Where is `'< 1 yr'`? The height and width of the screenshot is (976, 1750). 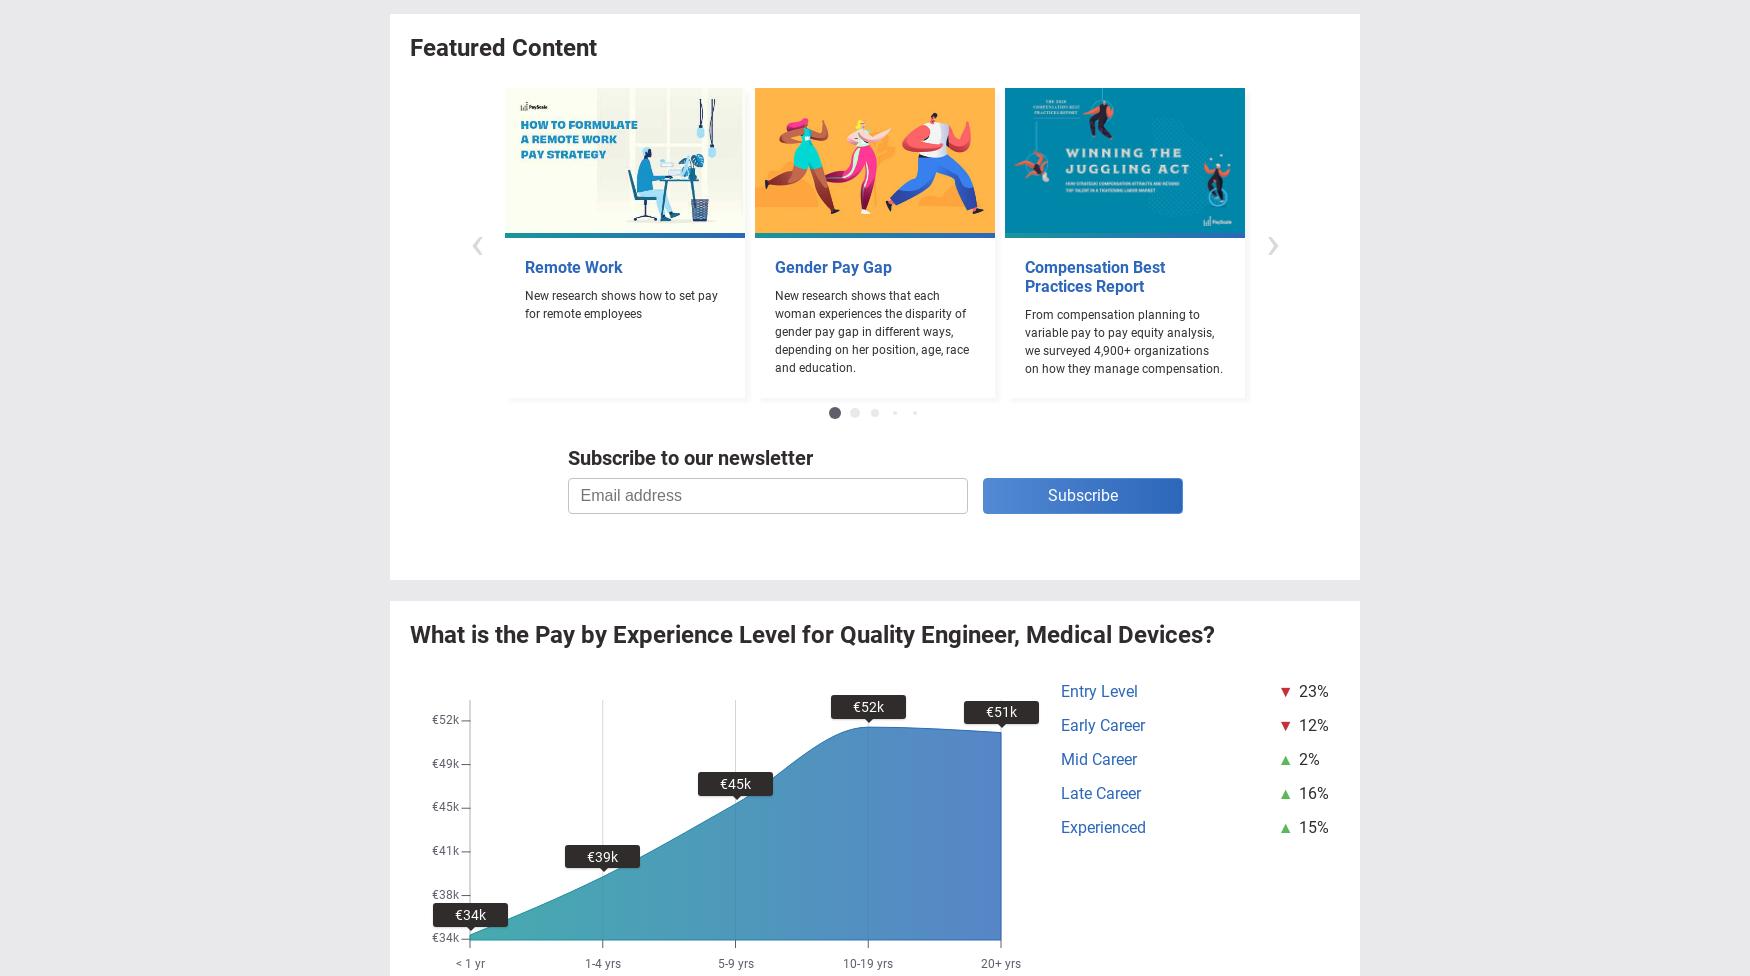 '< 1 yr' is located at coordinates (469, 962).